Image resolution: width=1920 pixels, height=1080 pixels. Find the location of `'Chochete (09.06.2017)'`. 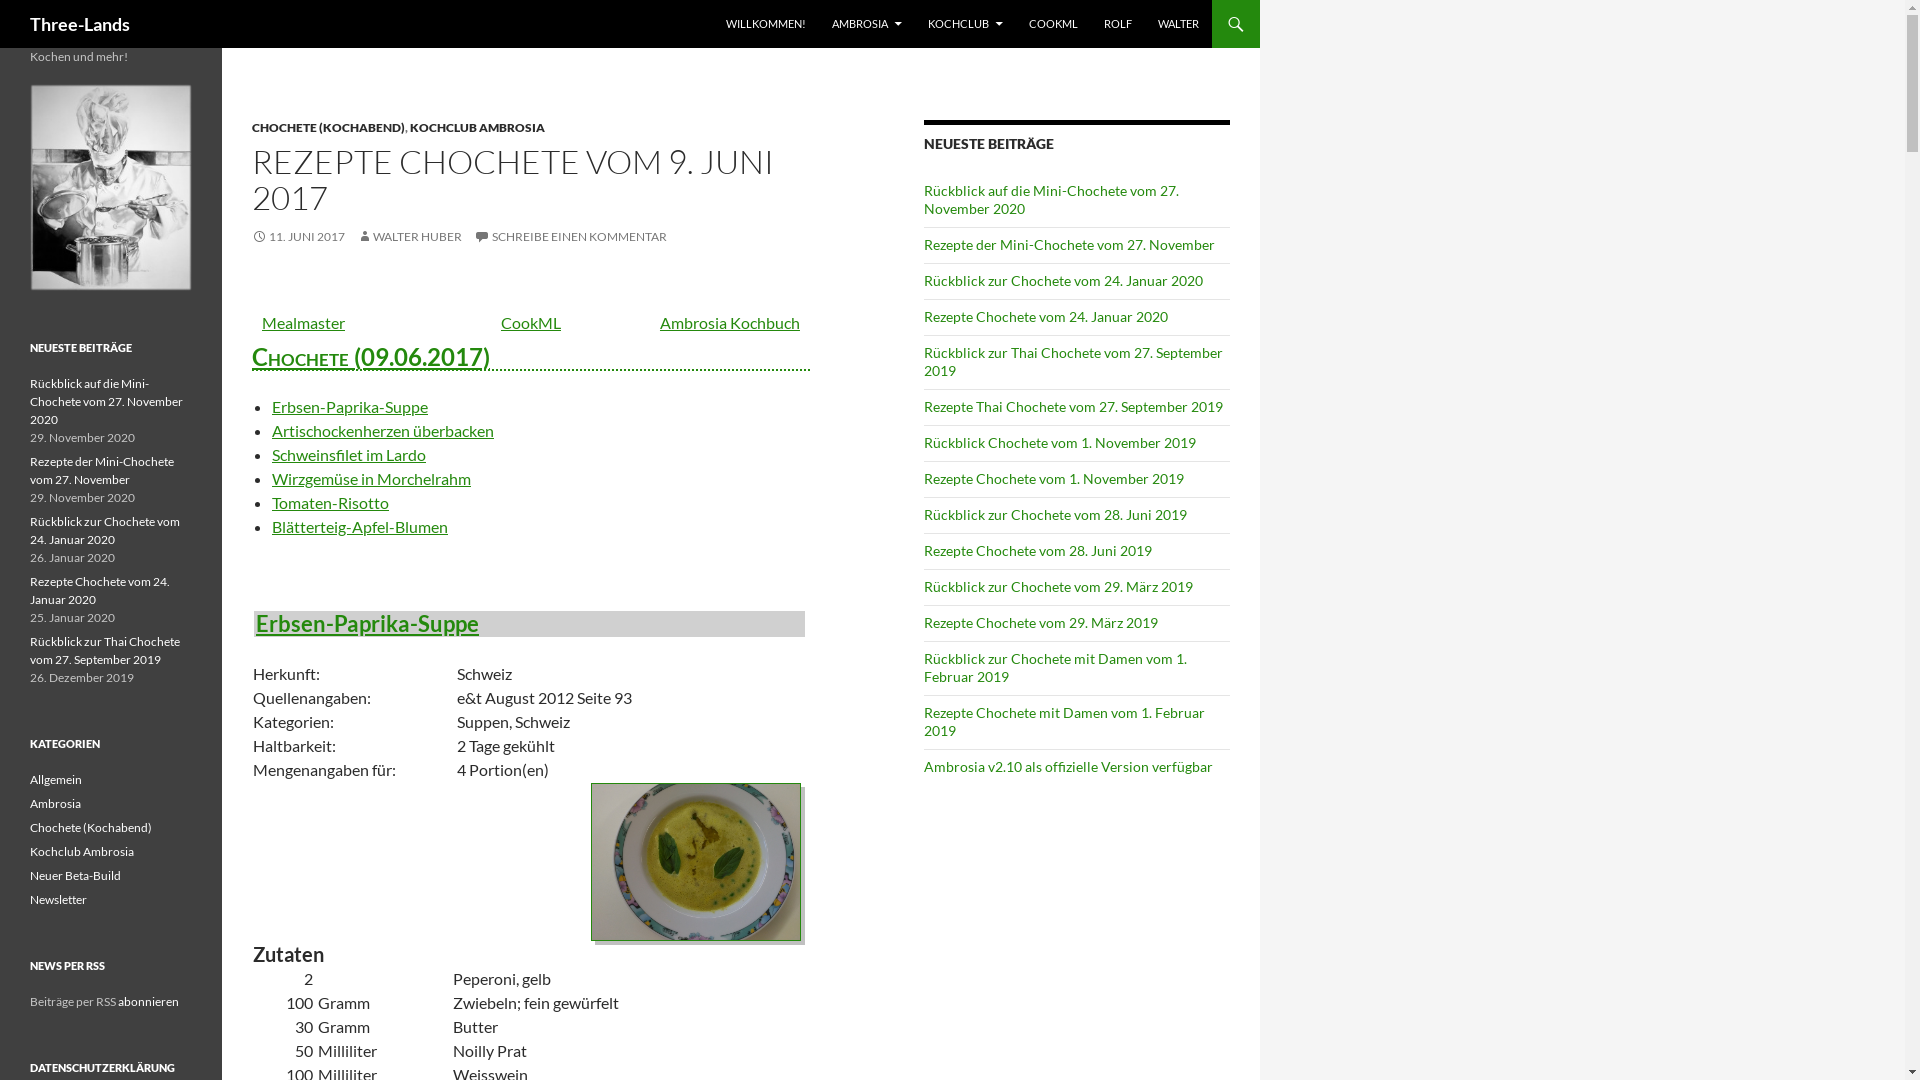

'Chochete (09.06.2017)' is located at coordinates (251, 334).